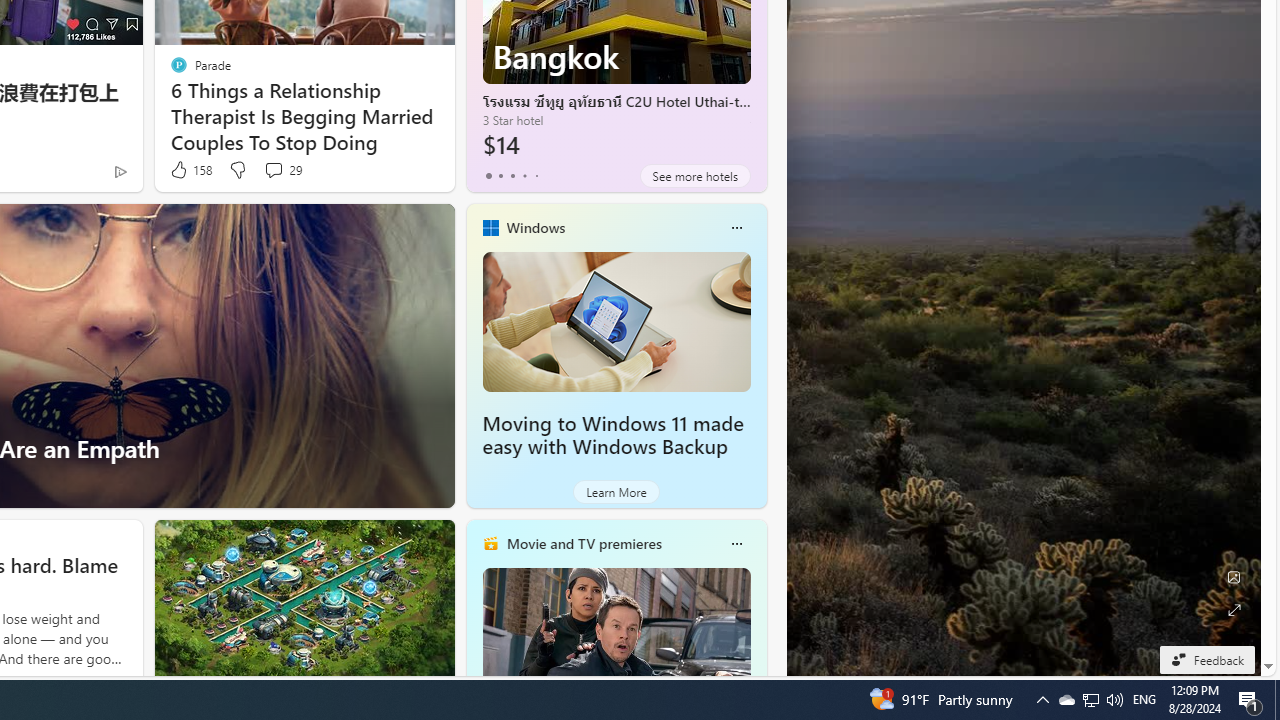 The width and height of the screenshot is (1280, 720). I want to click on 'tab-4', so click(536, 175).